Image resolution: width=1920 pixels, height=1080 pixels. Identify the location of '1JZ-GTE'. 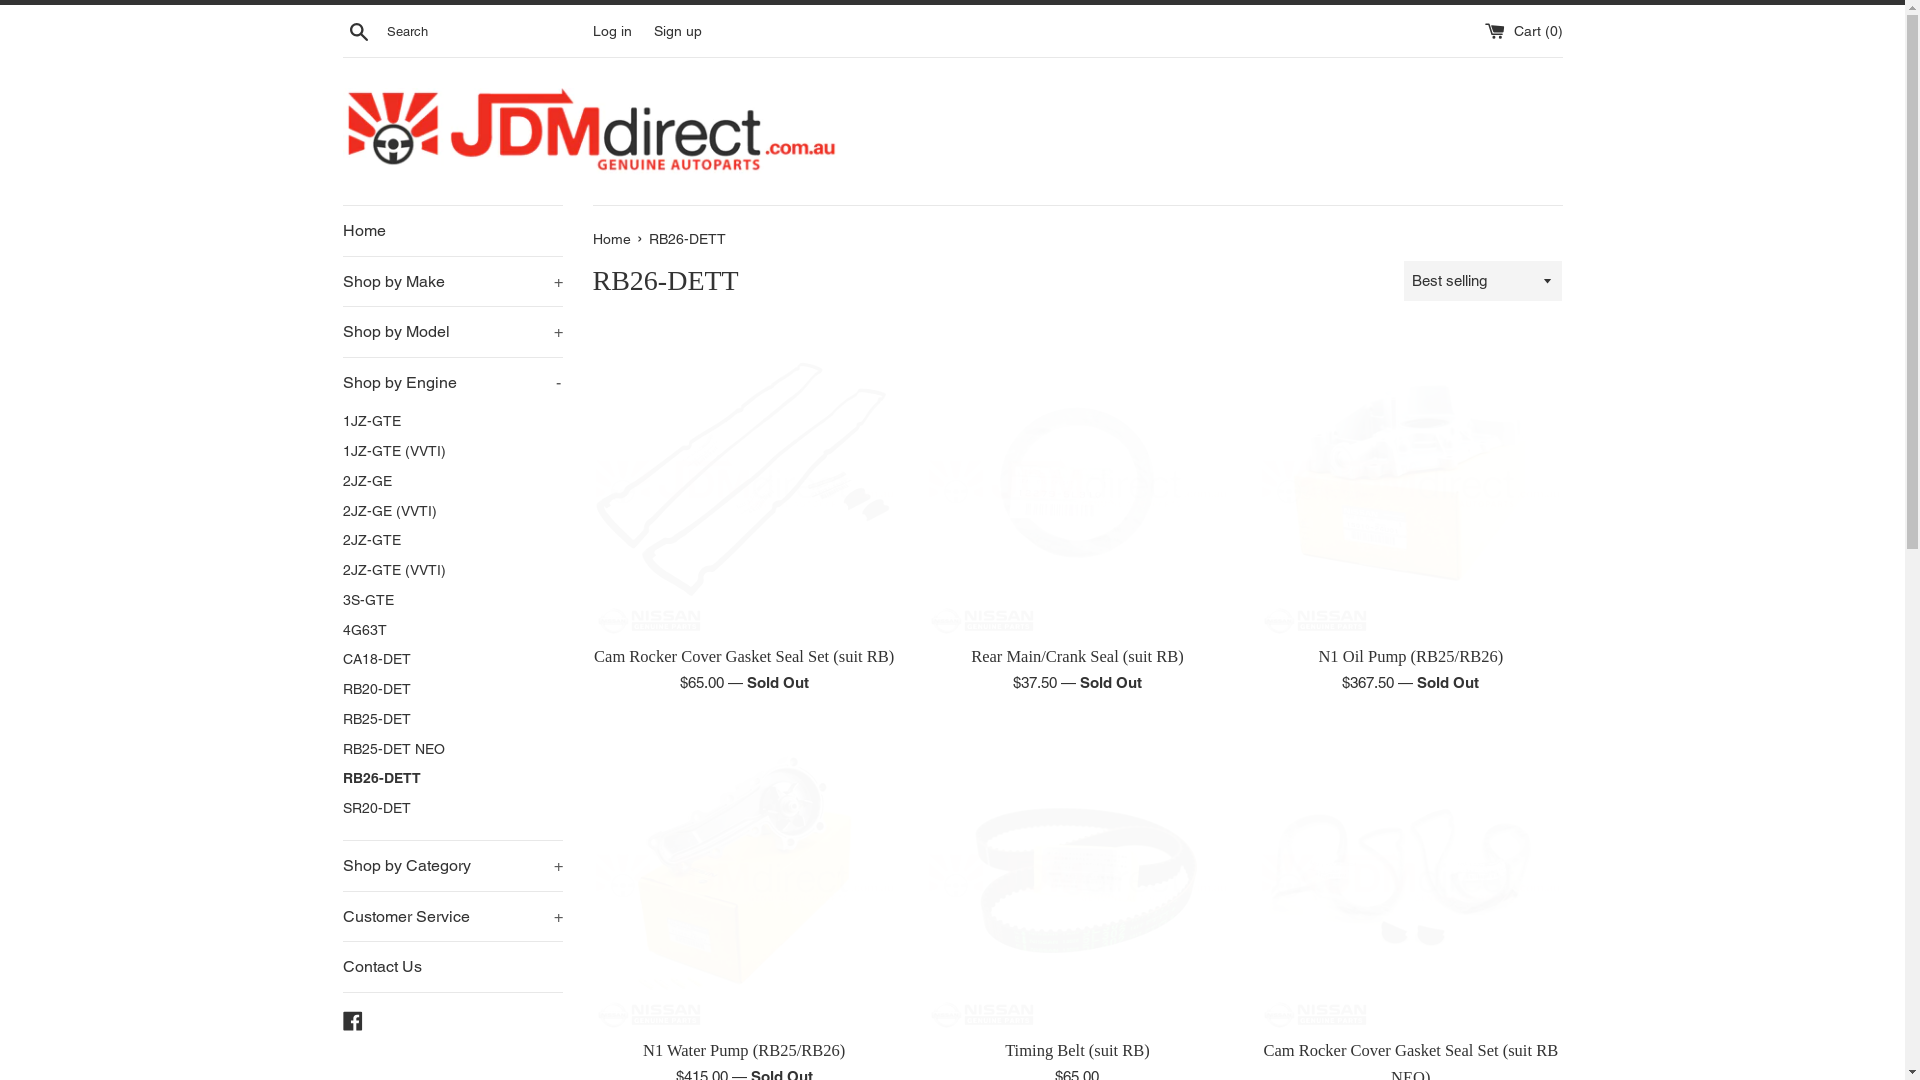
(450, 420).